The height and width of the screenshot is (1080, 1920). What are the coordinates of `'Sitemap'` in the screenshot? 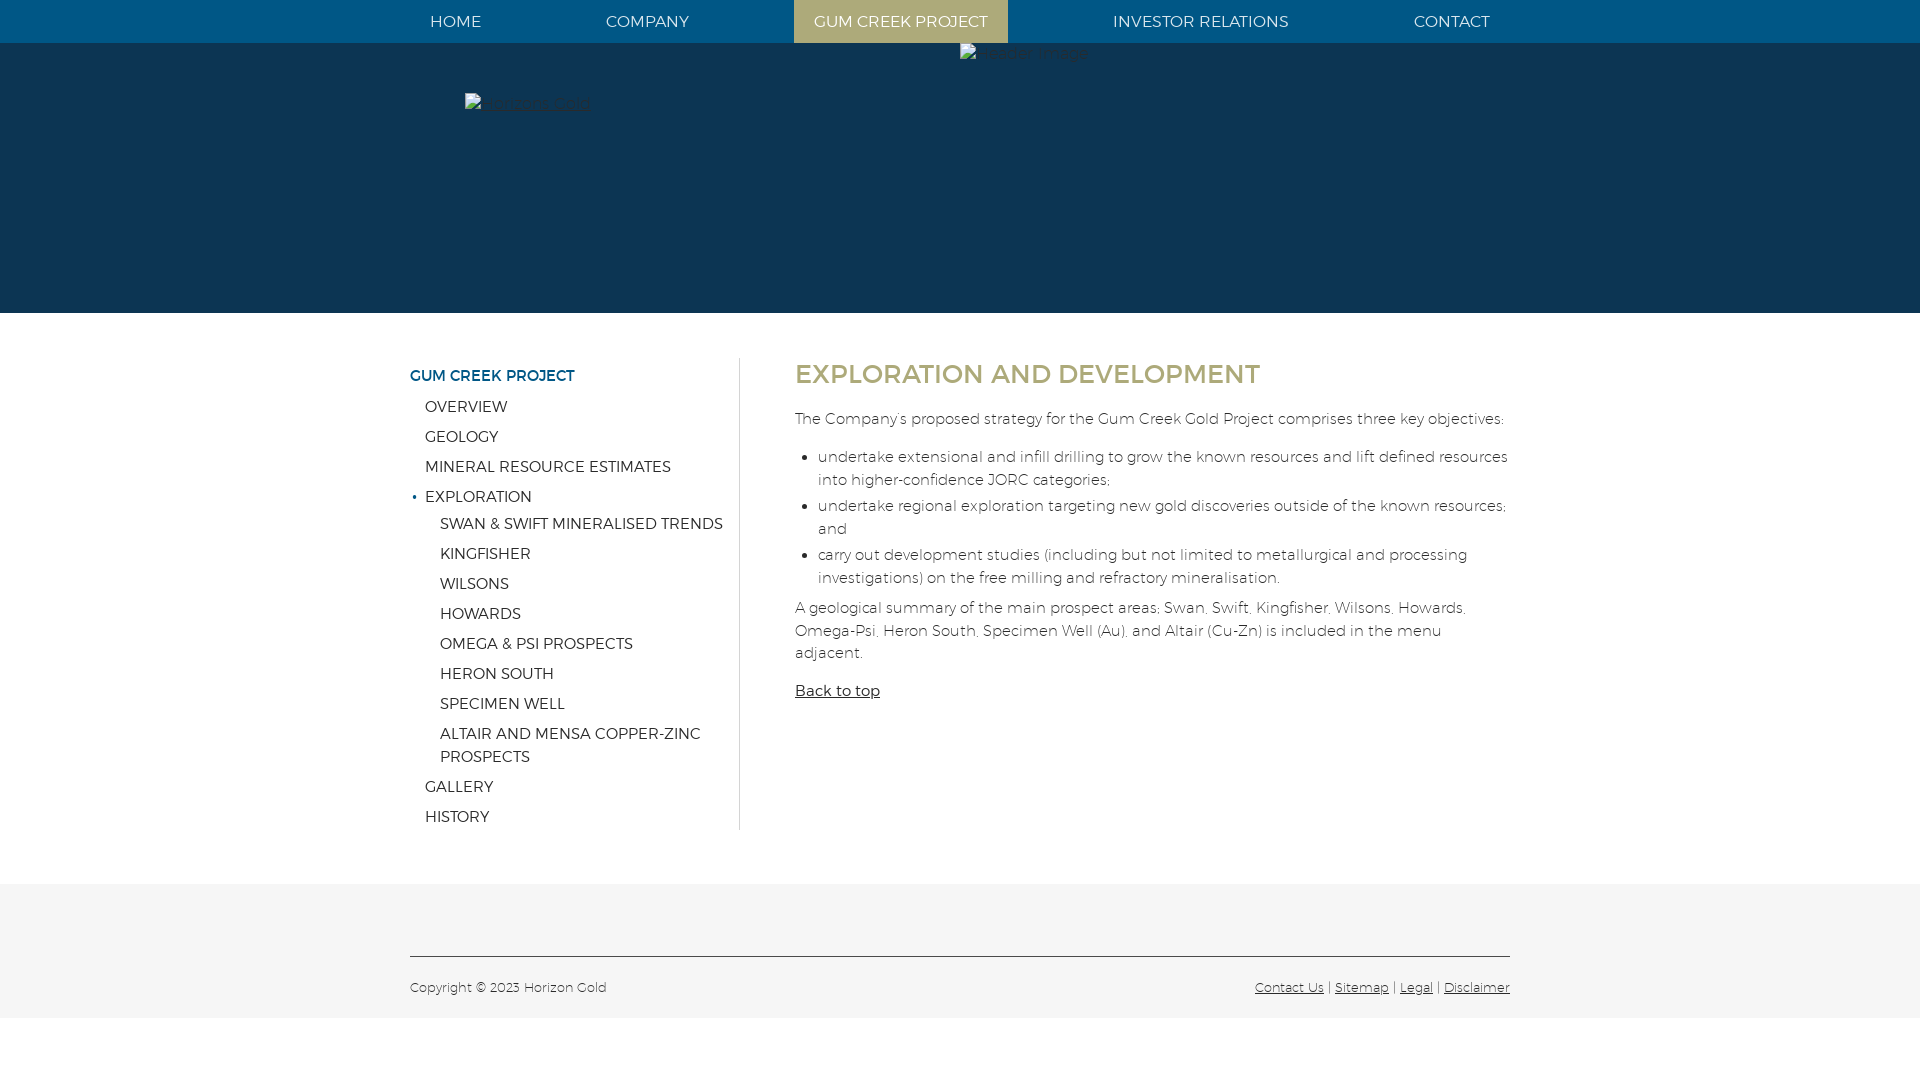 It's located at (1361, 986).